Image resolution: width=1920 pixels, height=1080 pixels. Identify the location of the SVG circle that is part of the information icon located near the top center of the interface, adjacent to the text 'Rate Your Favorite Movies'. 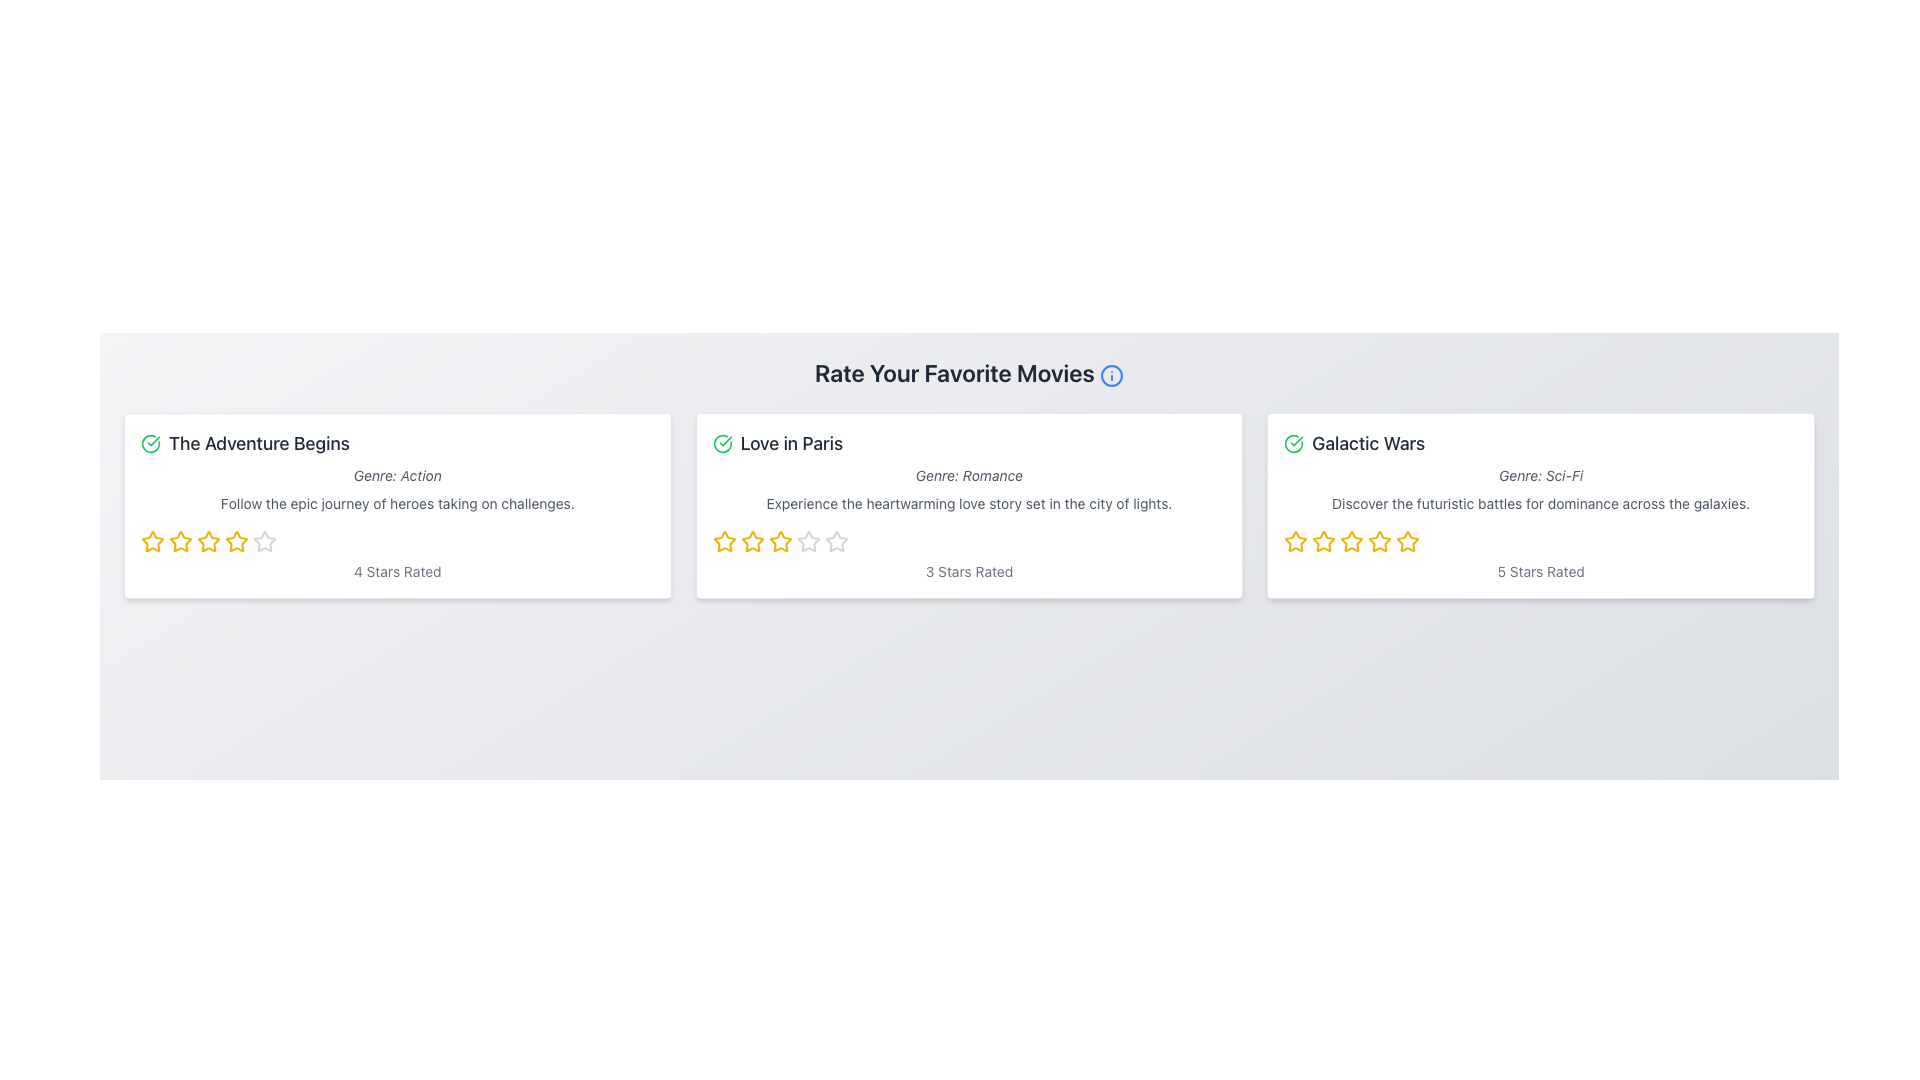
(1110, 375).